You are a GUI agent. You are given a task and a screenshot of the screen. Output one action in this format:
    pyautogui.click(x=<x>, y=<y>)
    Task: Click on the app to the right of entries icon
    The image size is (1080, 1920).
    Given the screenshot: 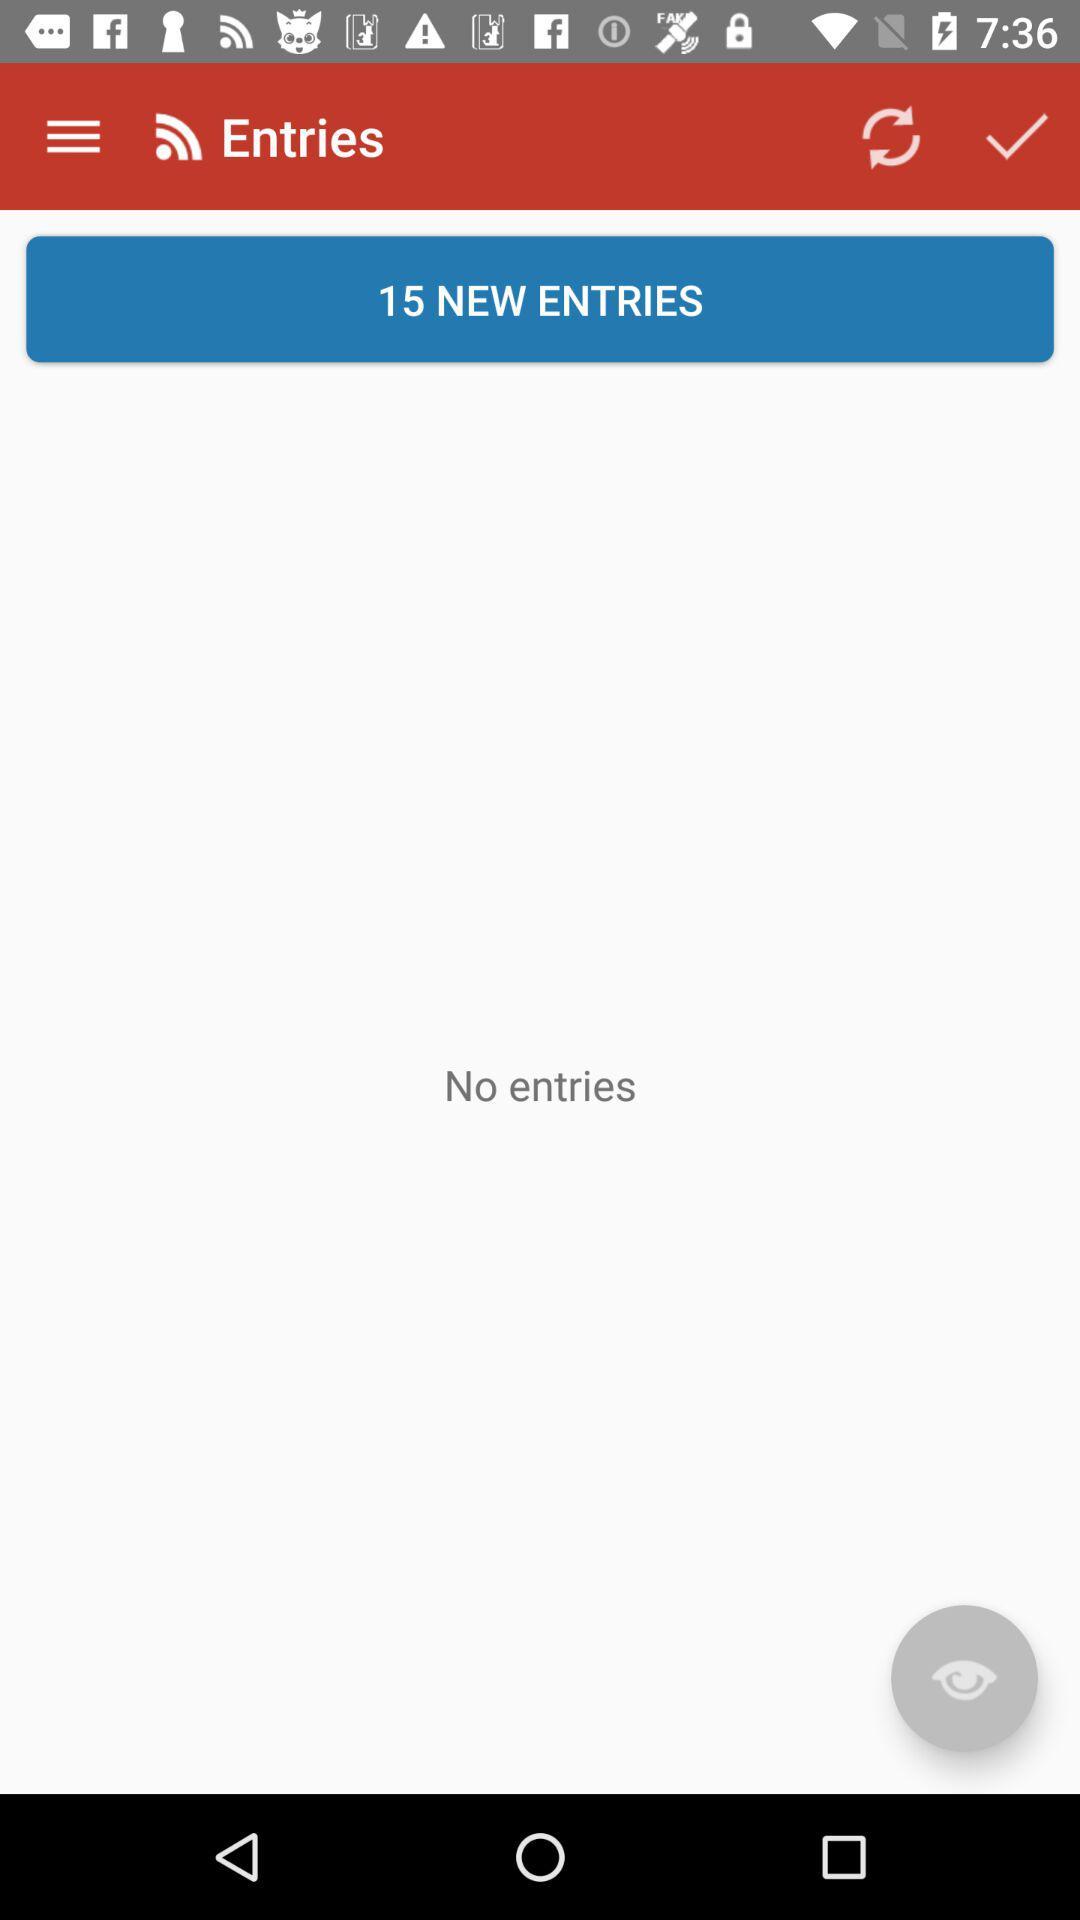 What is the action you would take?
    pyautogui.click(x=890, y=135)
    